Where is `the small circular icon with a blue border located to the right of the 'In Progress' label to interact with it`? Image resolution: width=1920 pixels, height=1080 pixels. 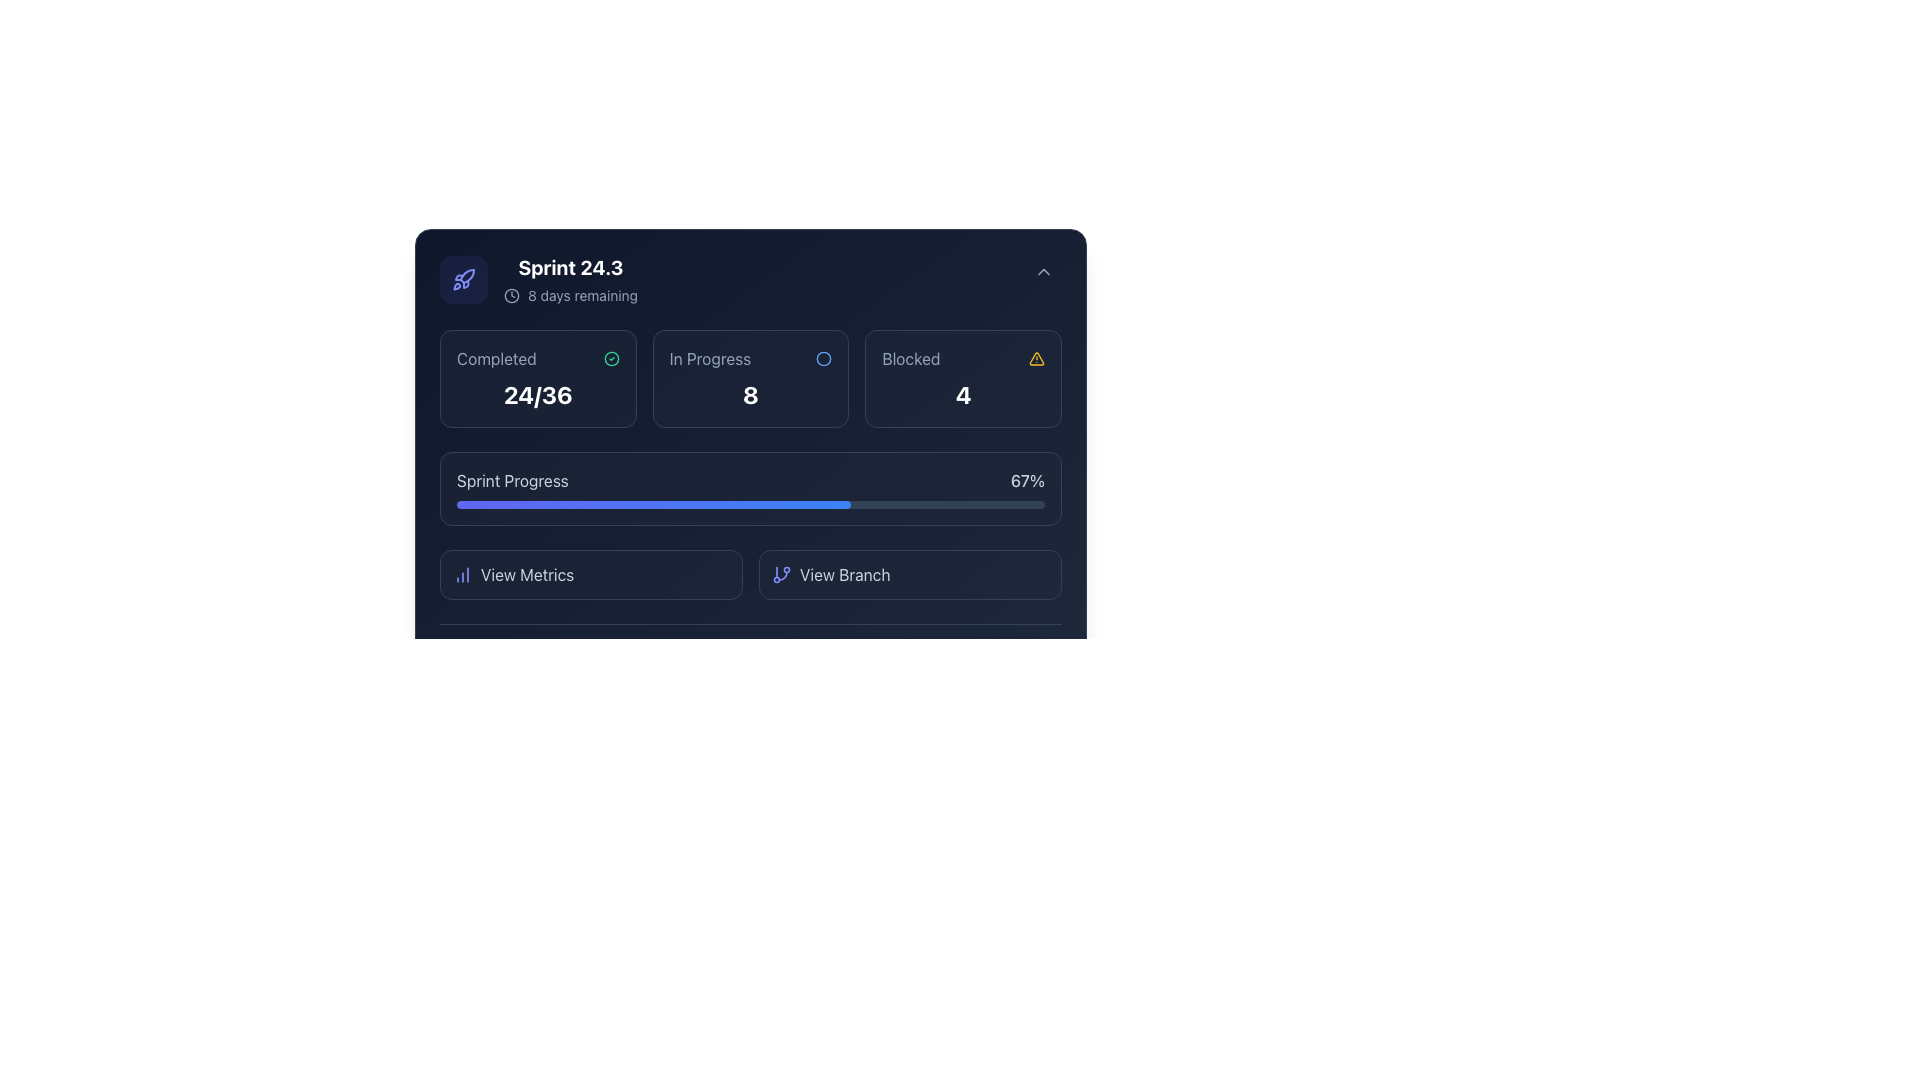
the small circular icon with a blue border located to the right of the 'In Progress' label to interact with it is located at coordinates (824, 357).